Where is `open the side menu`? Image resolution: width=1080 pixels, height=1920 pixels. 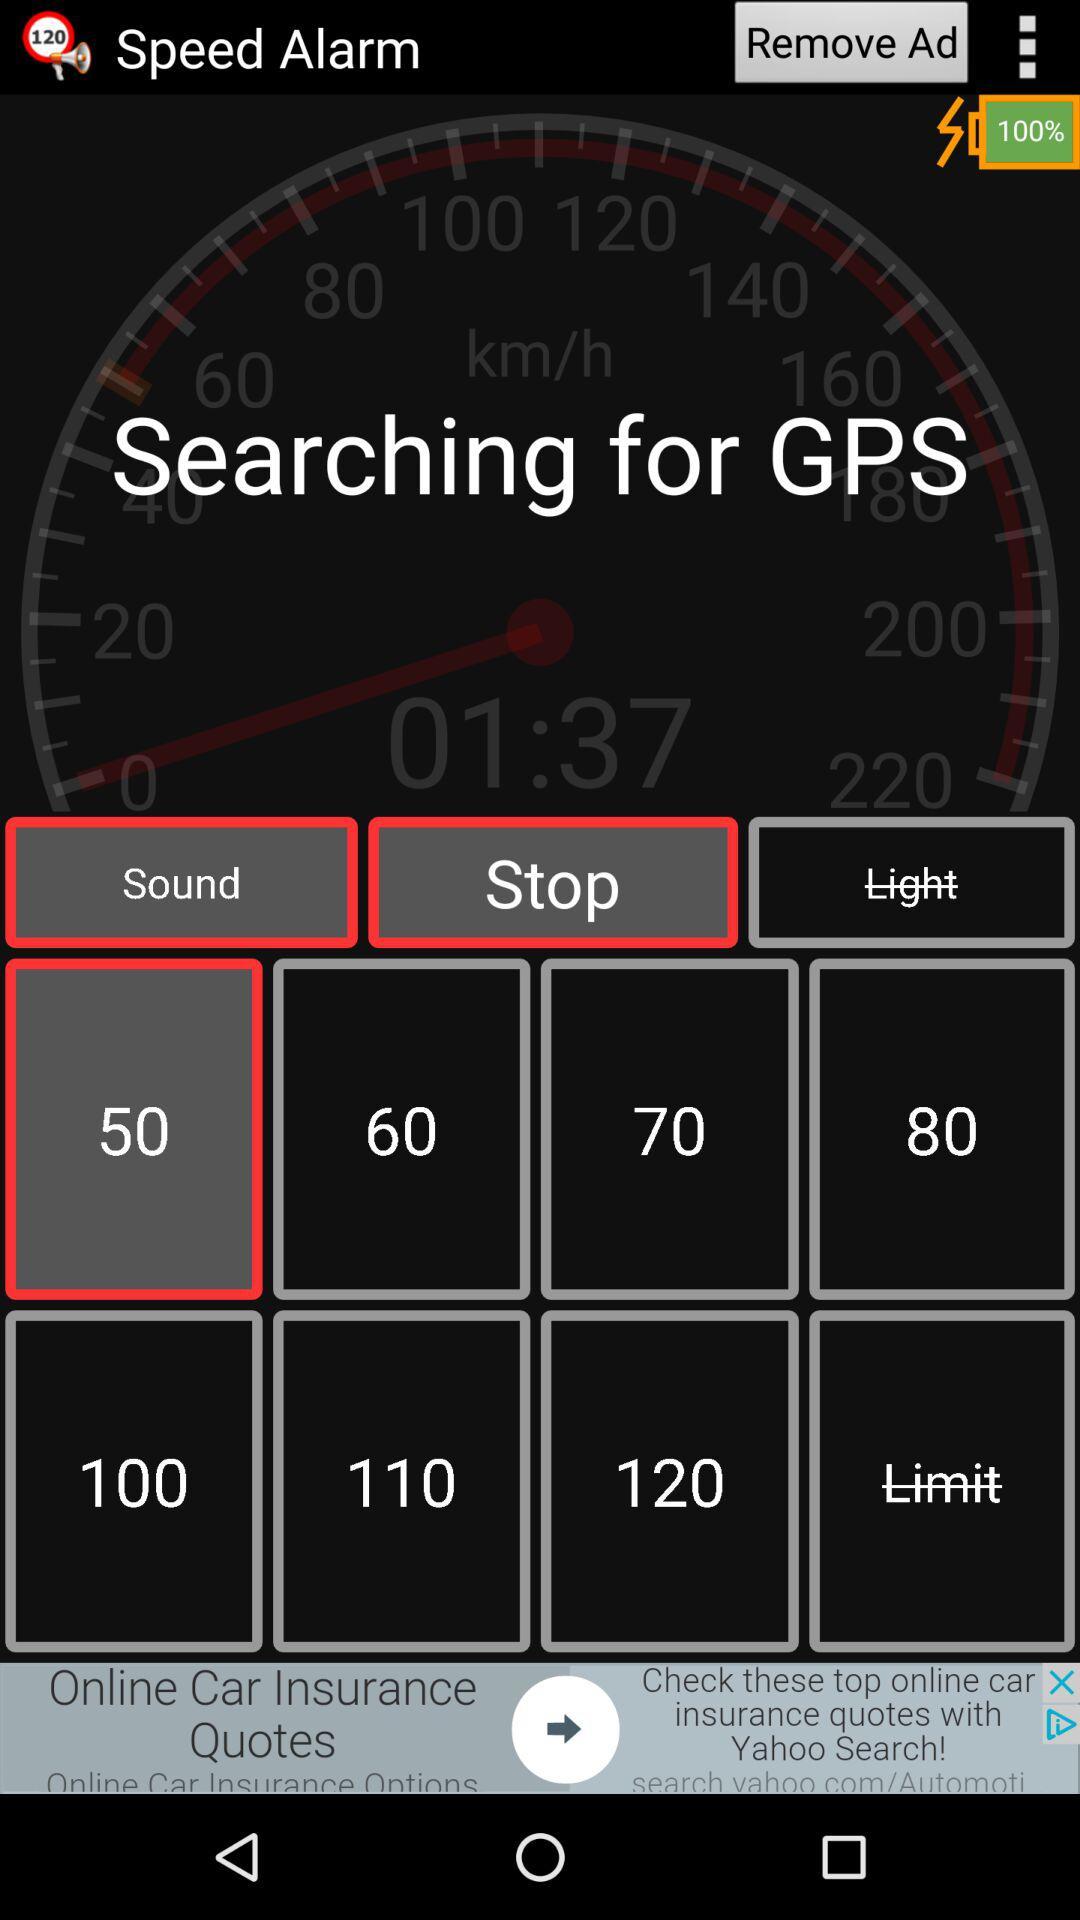
open the side menu is located at coordinates (1027, 47).